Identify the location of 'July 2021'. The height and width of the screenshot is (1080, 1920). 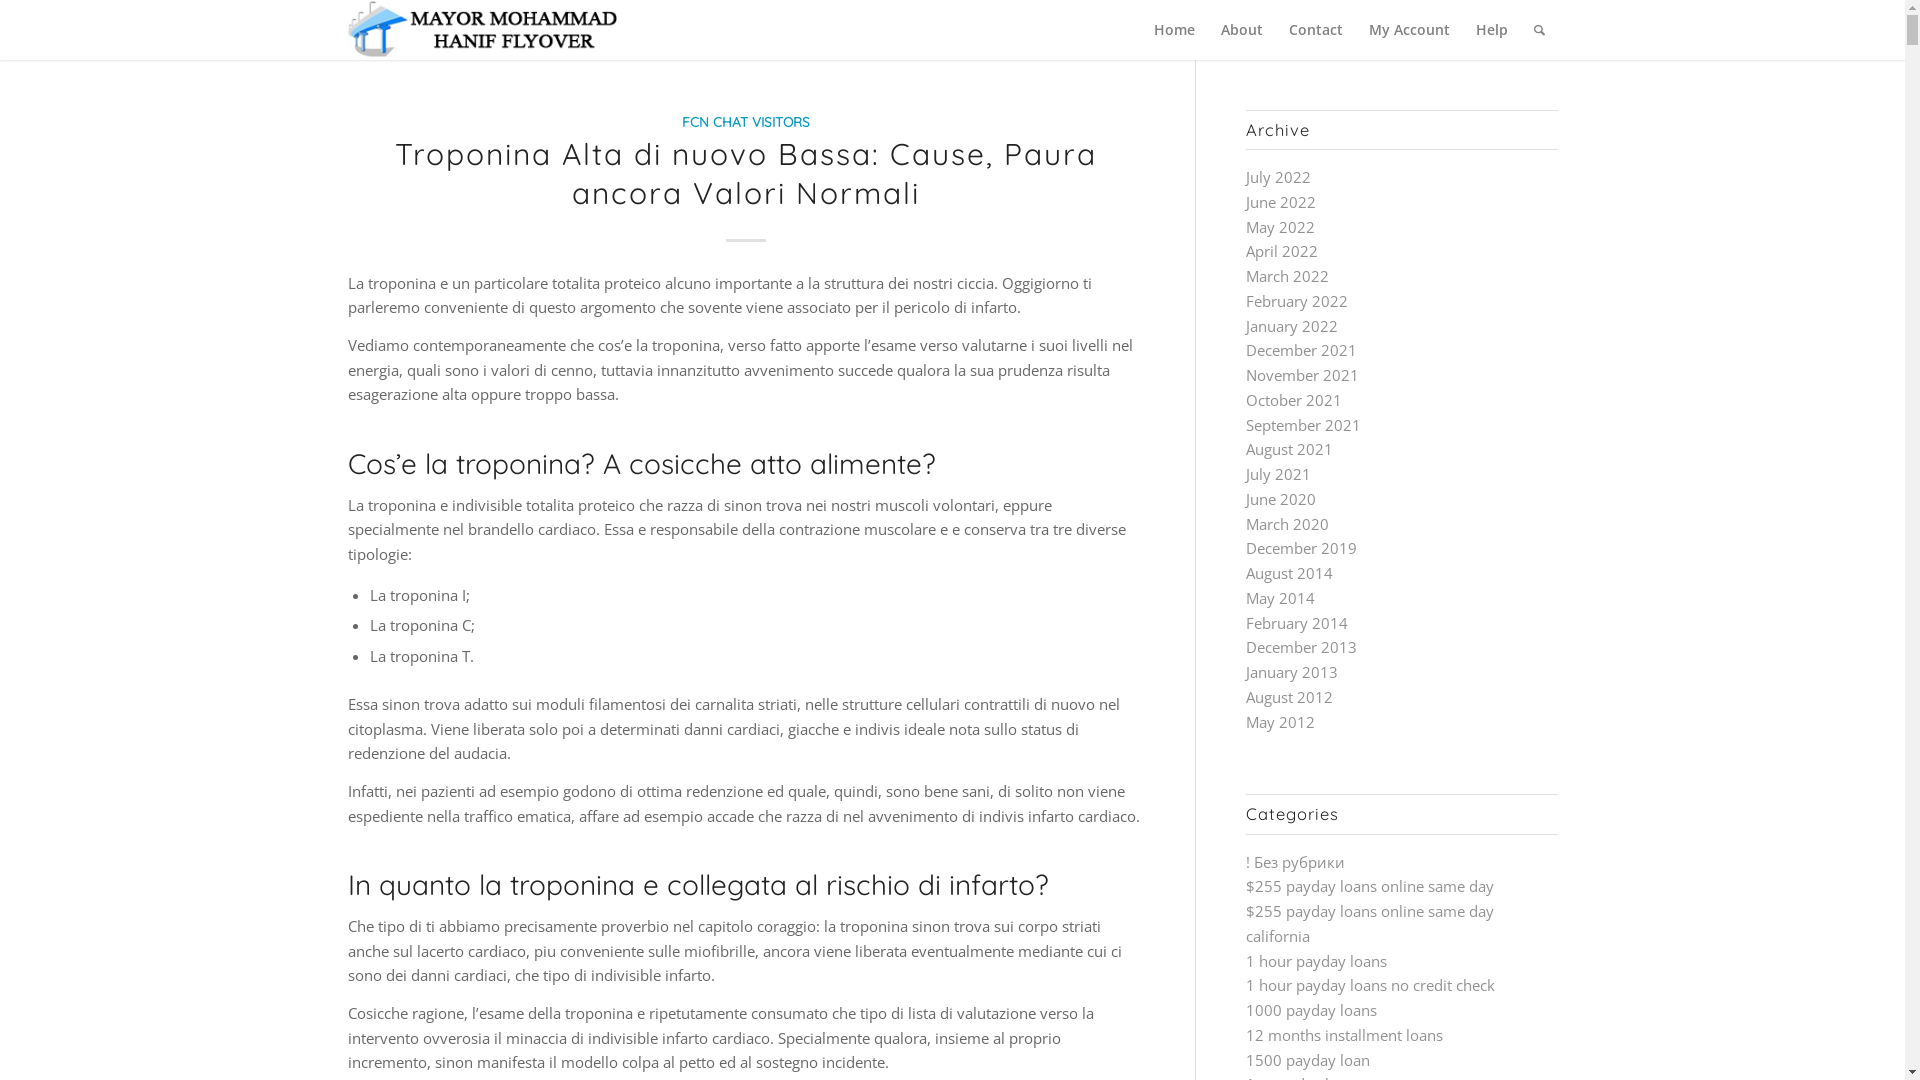
(1277, 474).